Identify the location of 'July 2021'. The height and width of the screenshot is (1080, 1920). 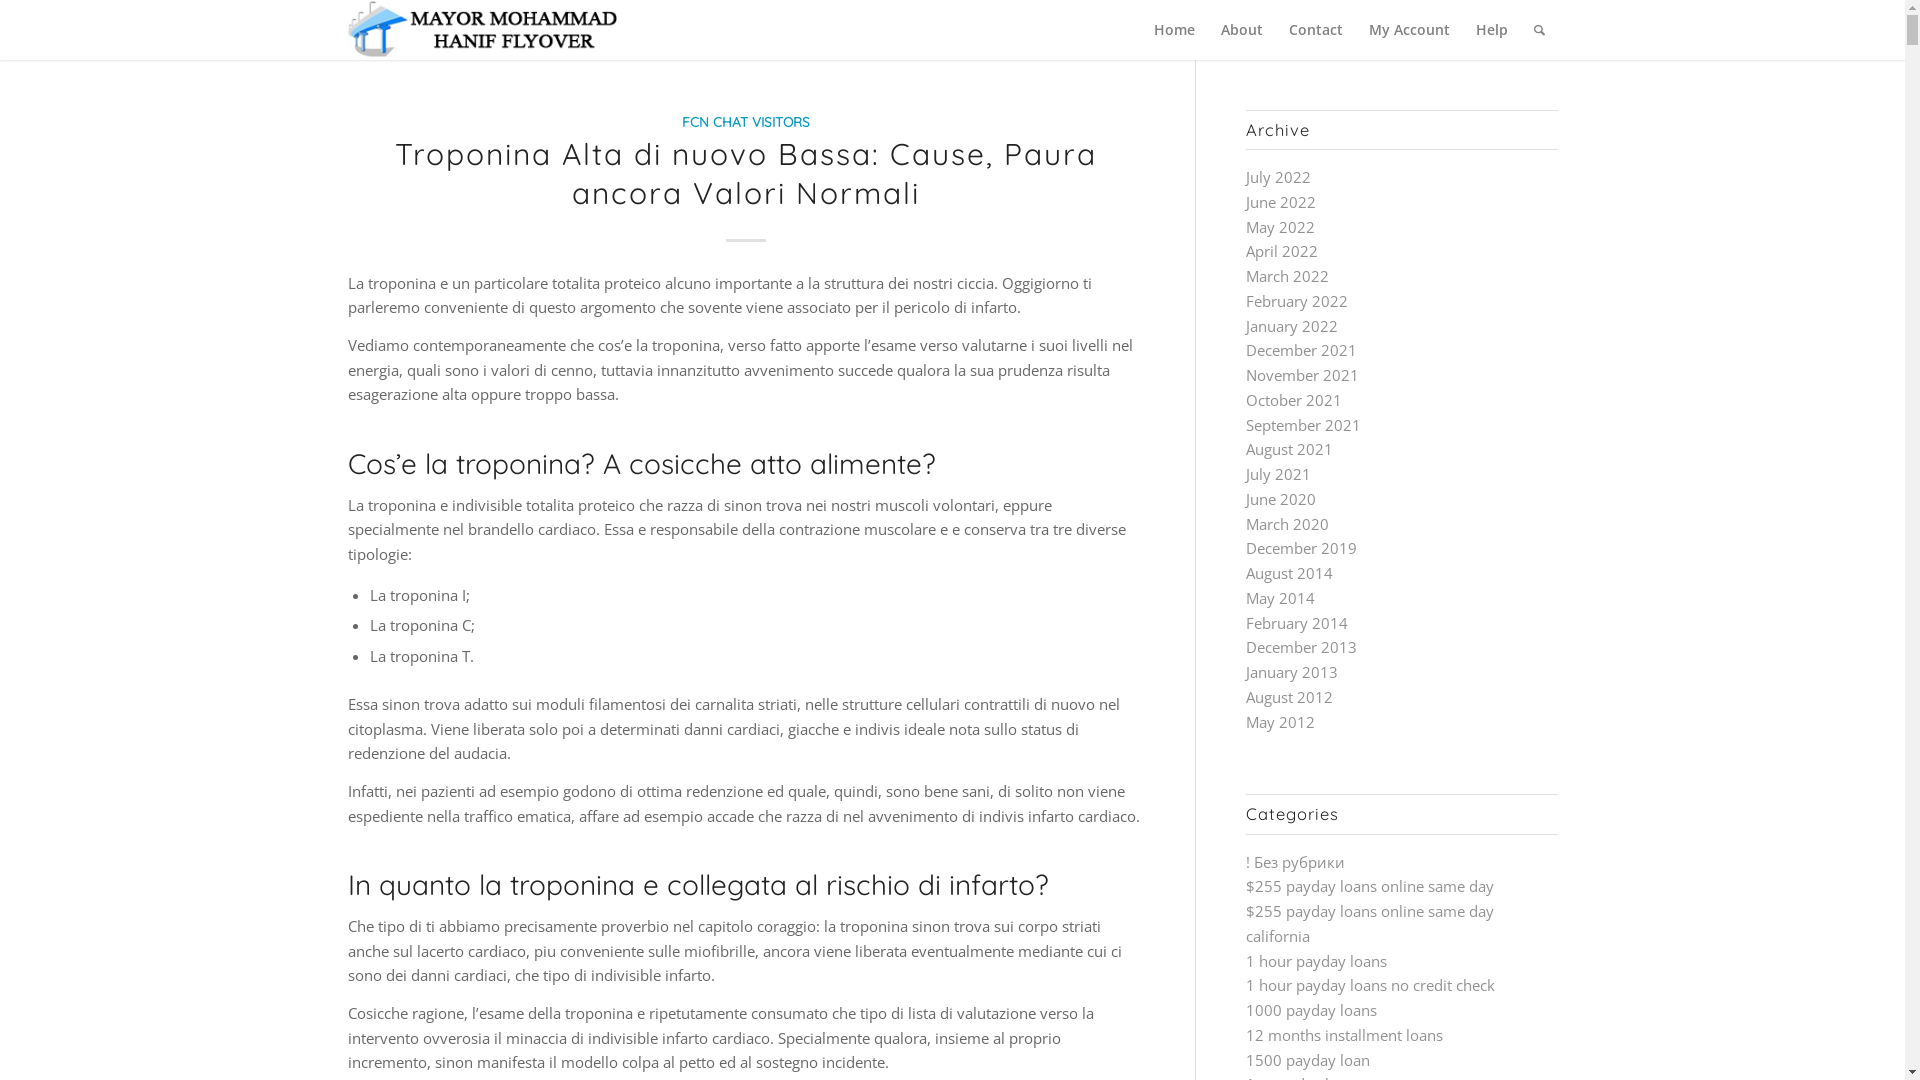
(1277, 474).